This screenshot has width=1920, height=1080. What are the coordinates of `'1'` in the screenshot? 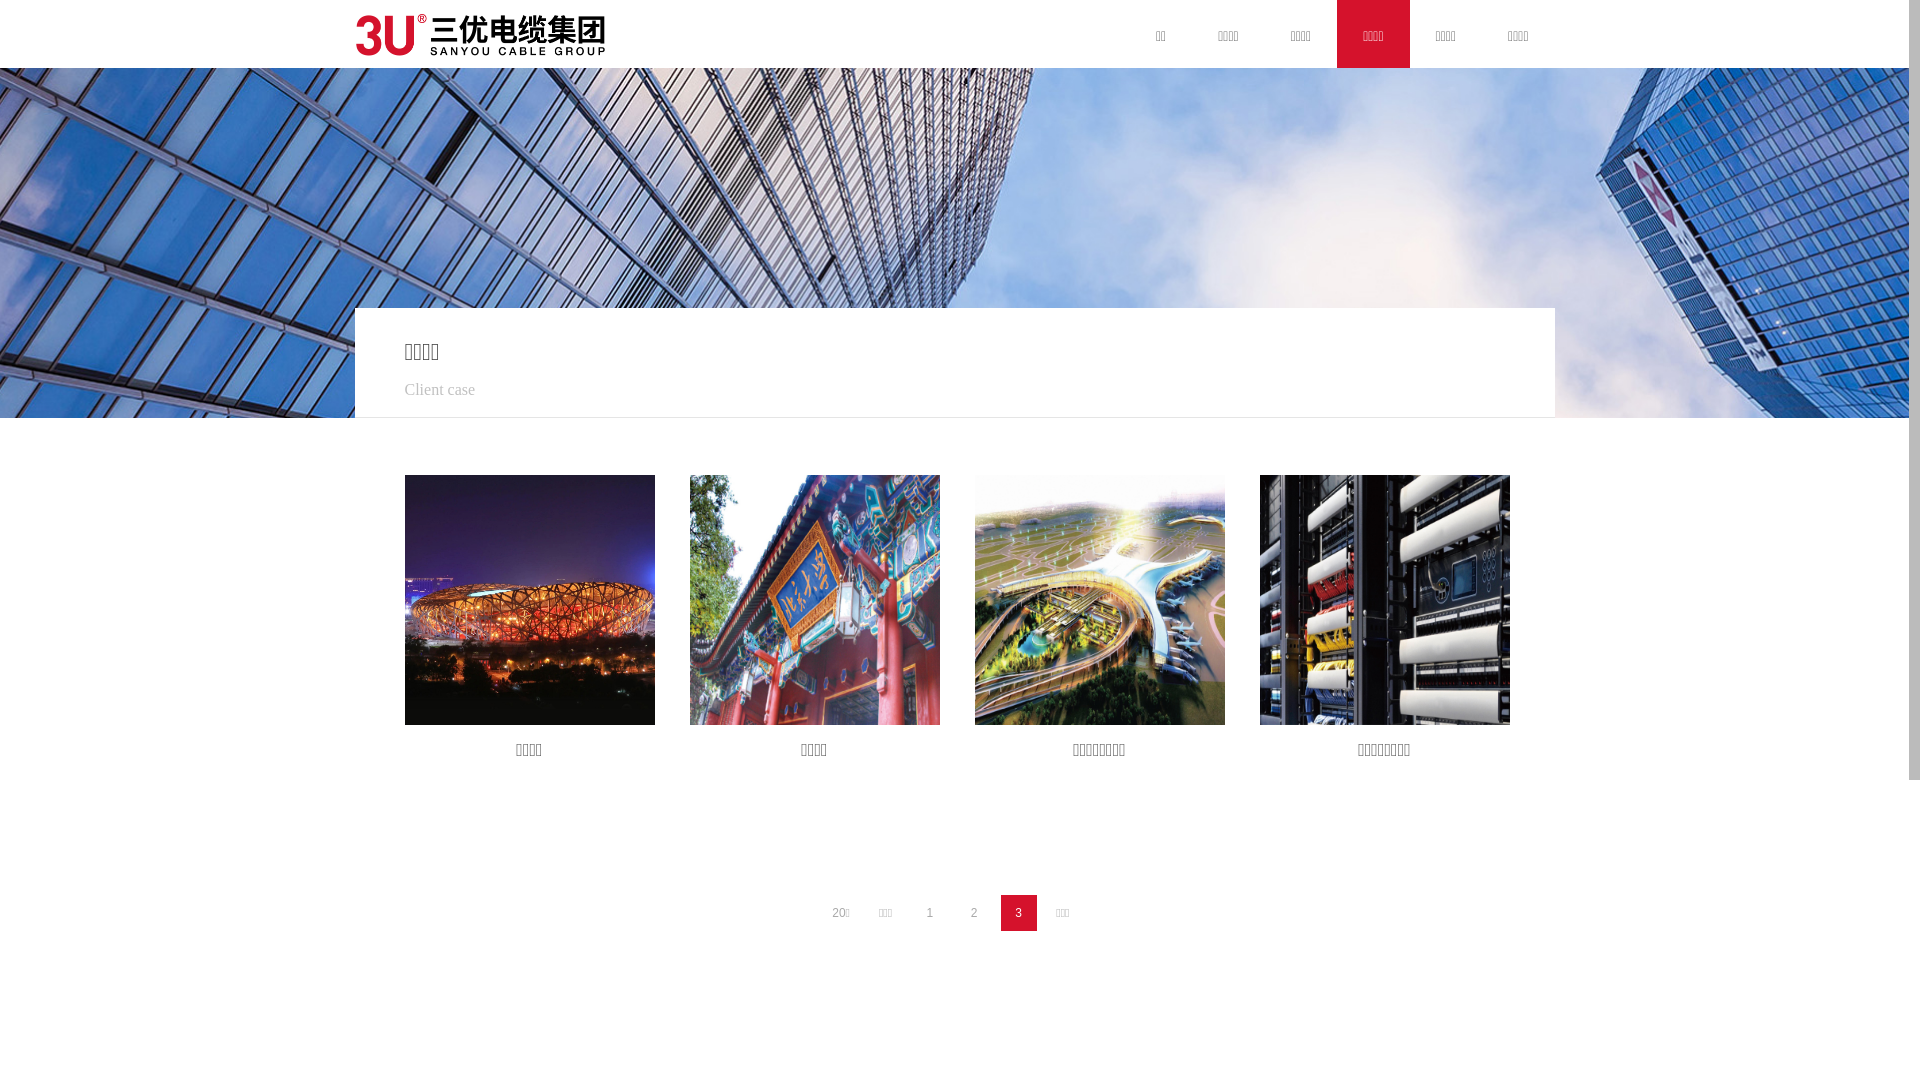 It's located at (911, 913).